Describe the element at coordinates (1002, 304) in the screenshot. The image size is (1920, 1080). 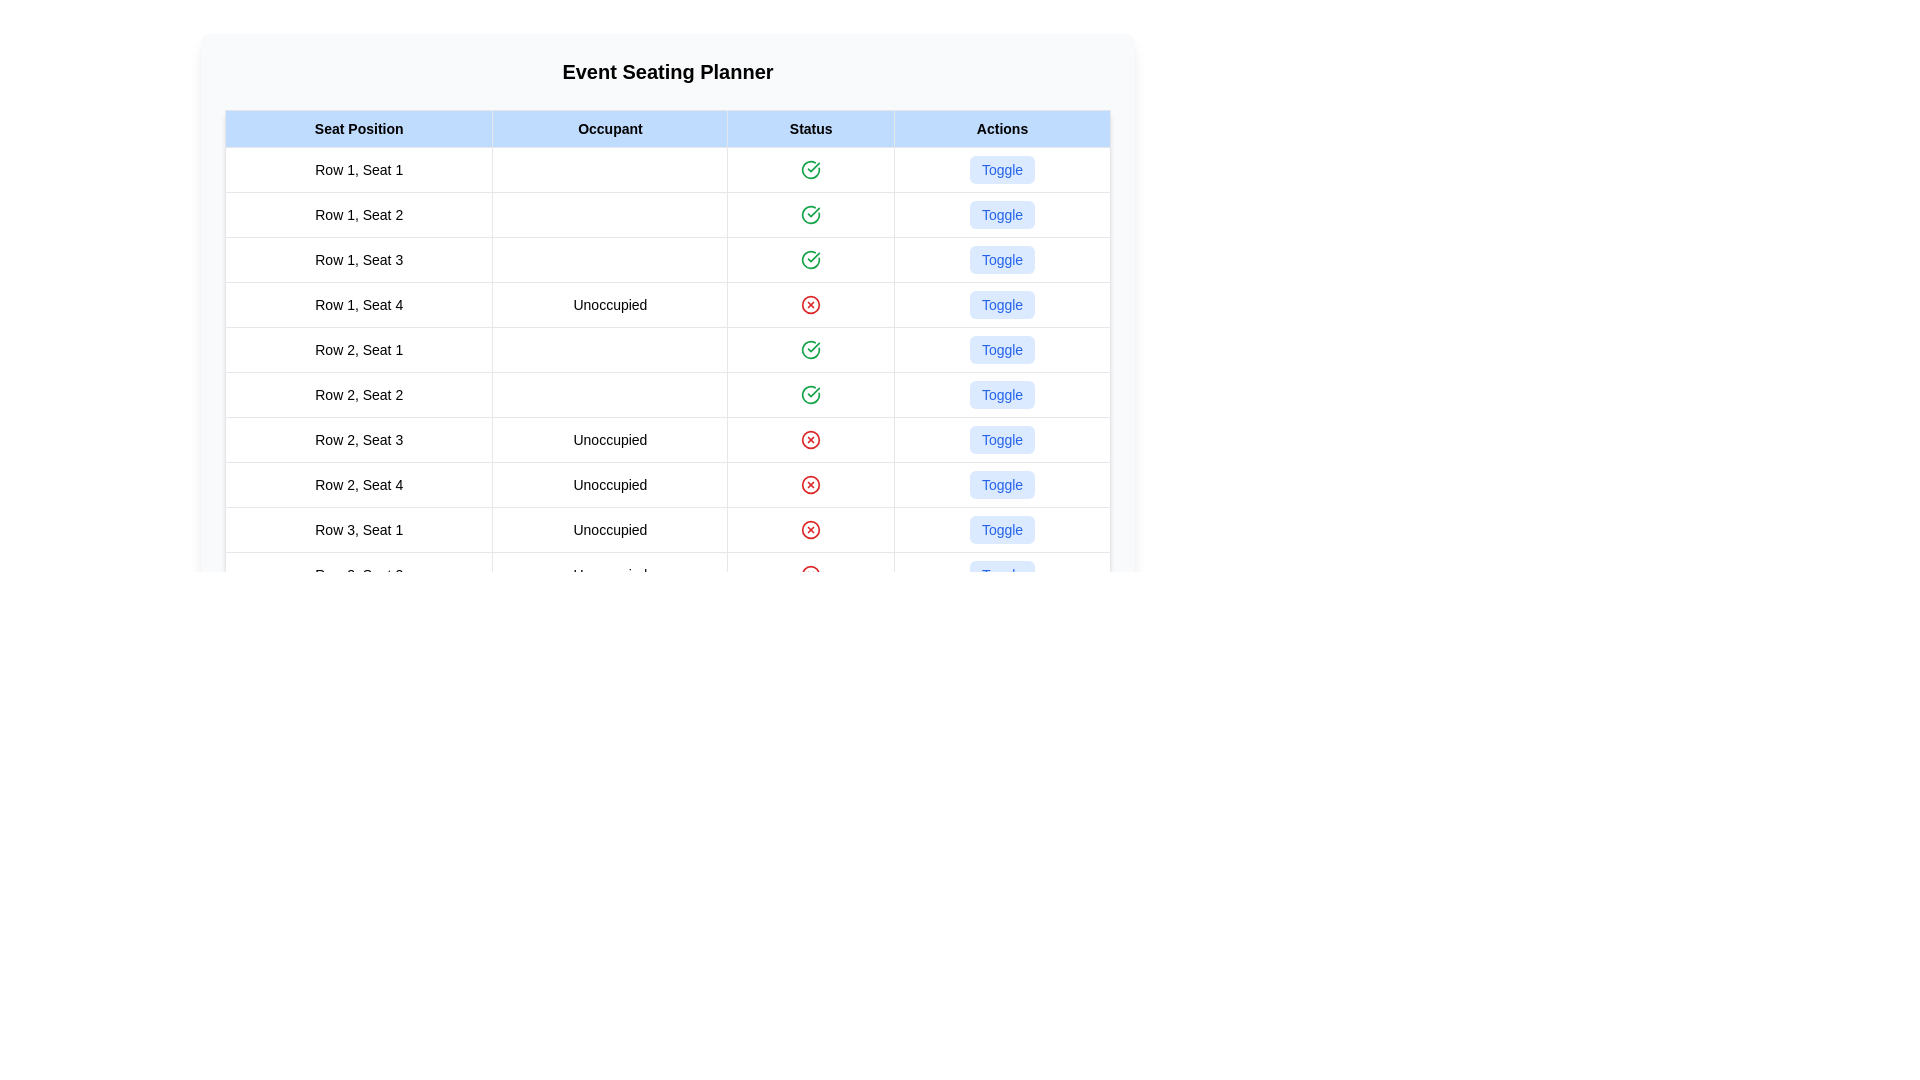
I see `the 'Toggle' button with rounded corners, light blue background, and bold blue text located in the 'Actions' column of the table layout for 'Row 1, Seat 4'` at that location.